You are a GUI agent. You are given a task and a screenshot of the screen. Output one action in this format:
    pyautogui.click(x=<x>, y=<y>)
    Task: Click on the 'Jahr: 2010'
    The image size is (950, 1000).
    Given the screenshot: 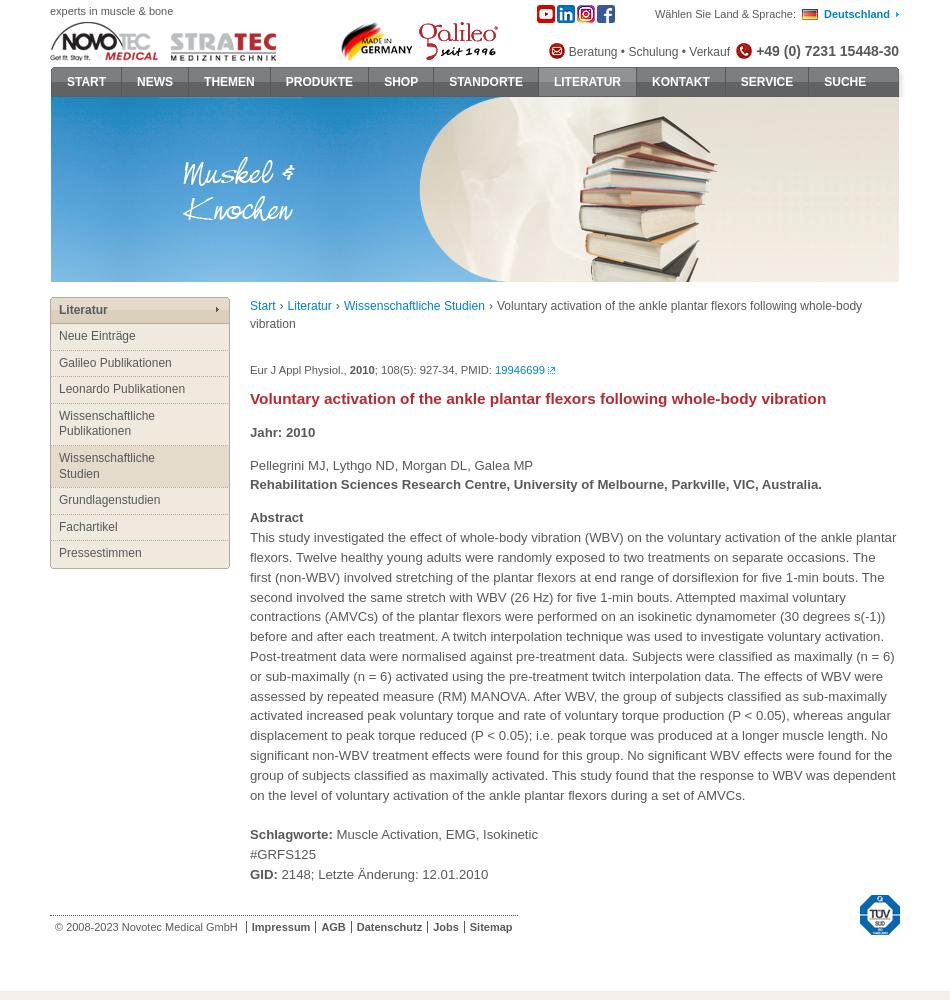 What is the action you would take?
    pyautogui.click(x=281, y=431)
    